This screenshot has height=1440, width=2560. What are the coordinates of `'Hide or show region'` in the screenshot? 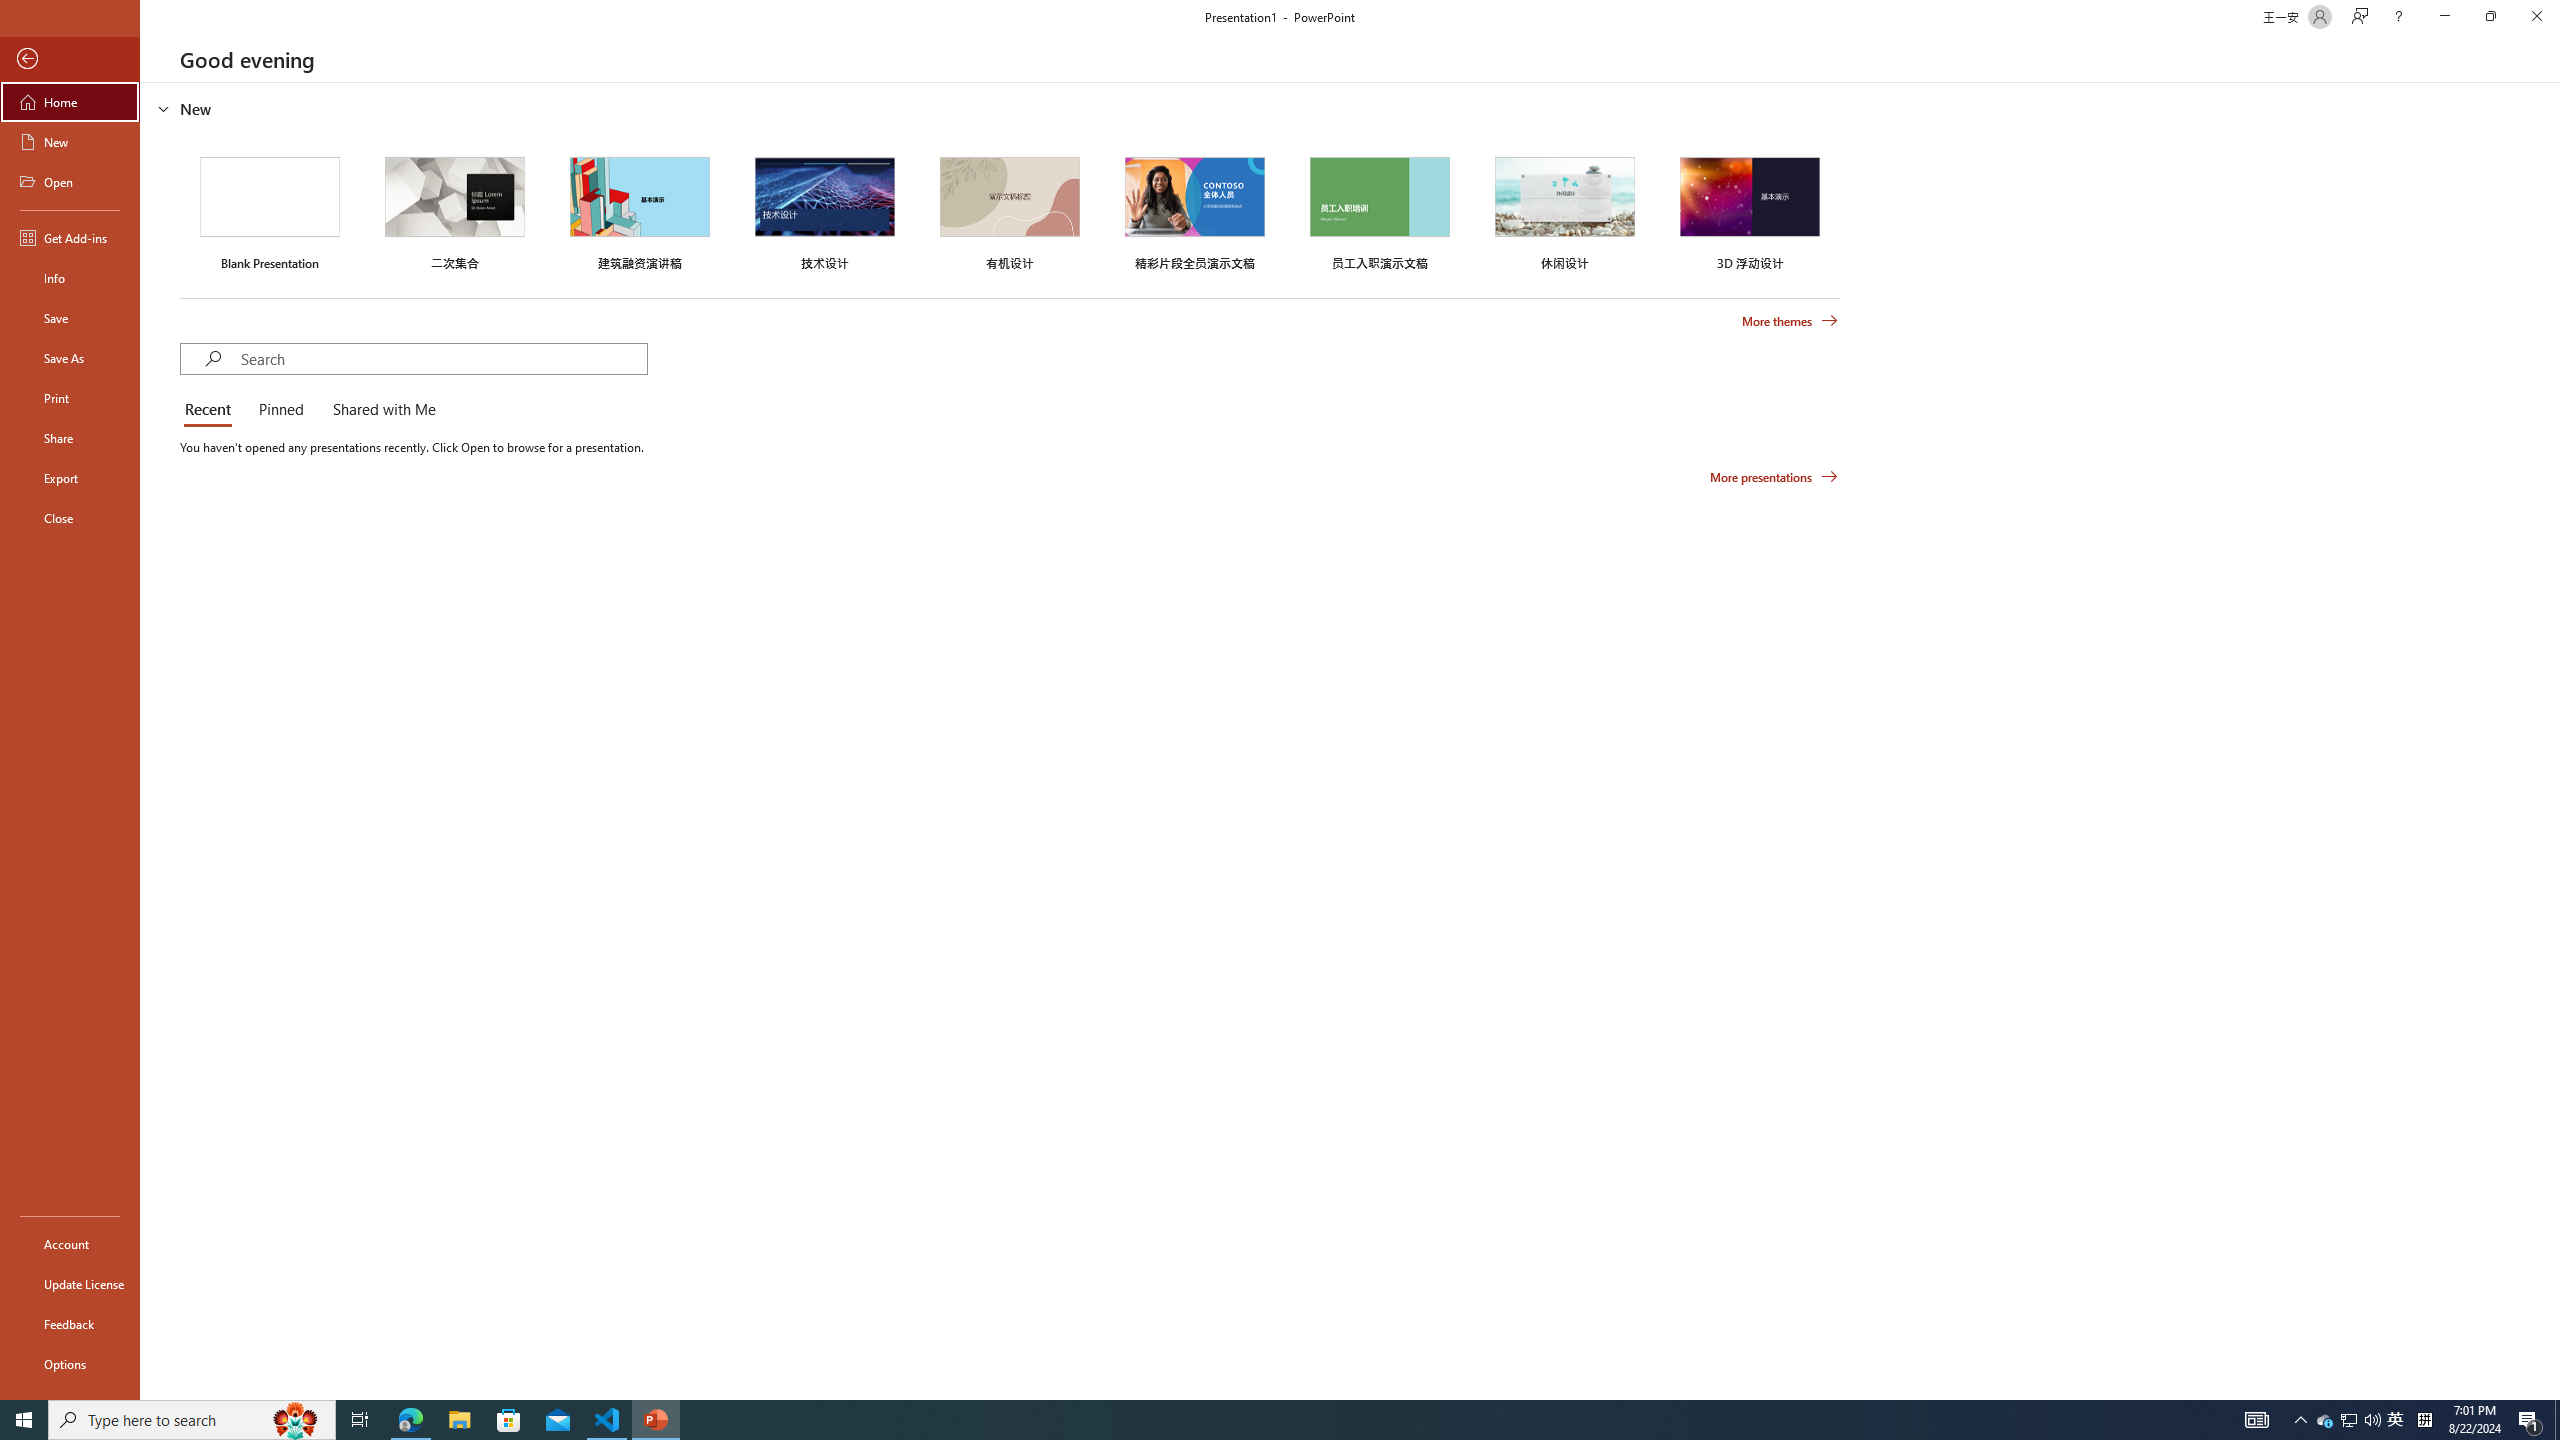 It's located at (163, 107).